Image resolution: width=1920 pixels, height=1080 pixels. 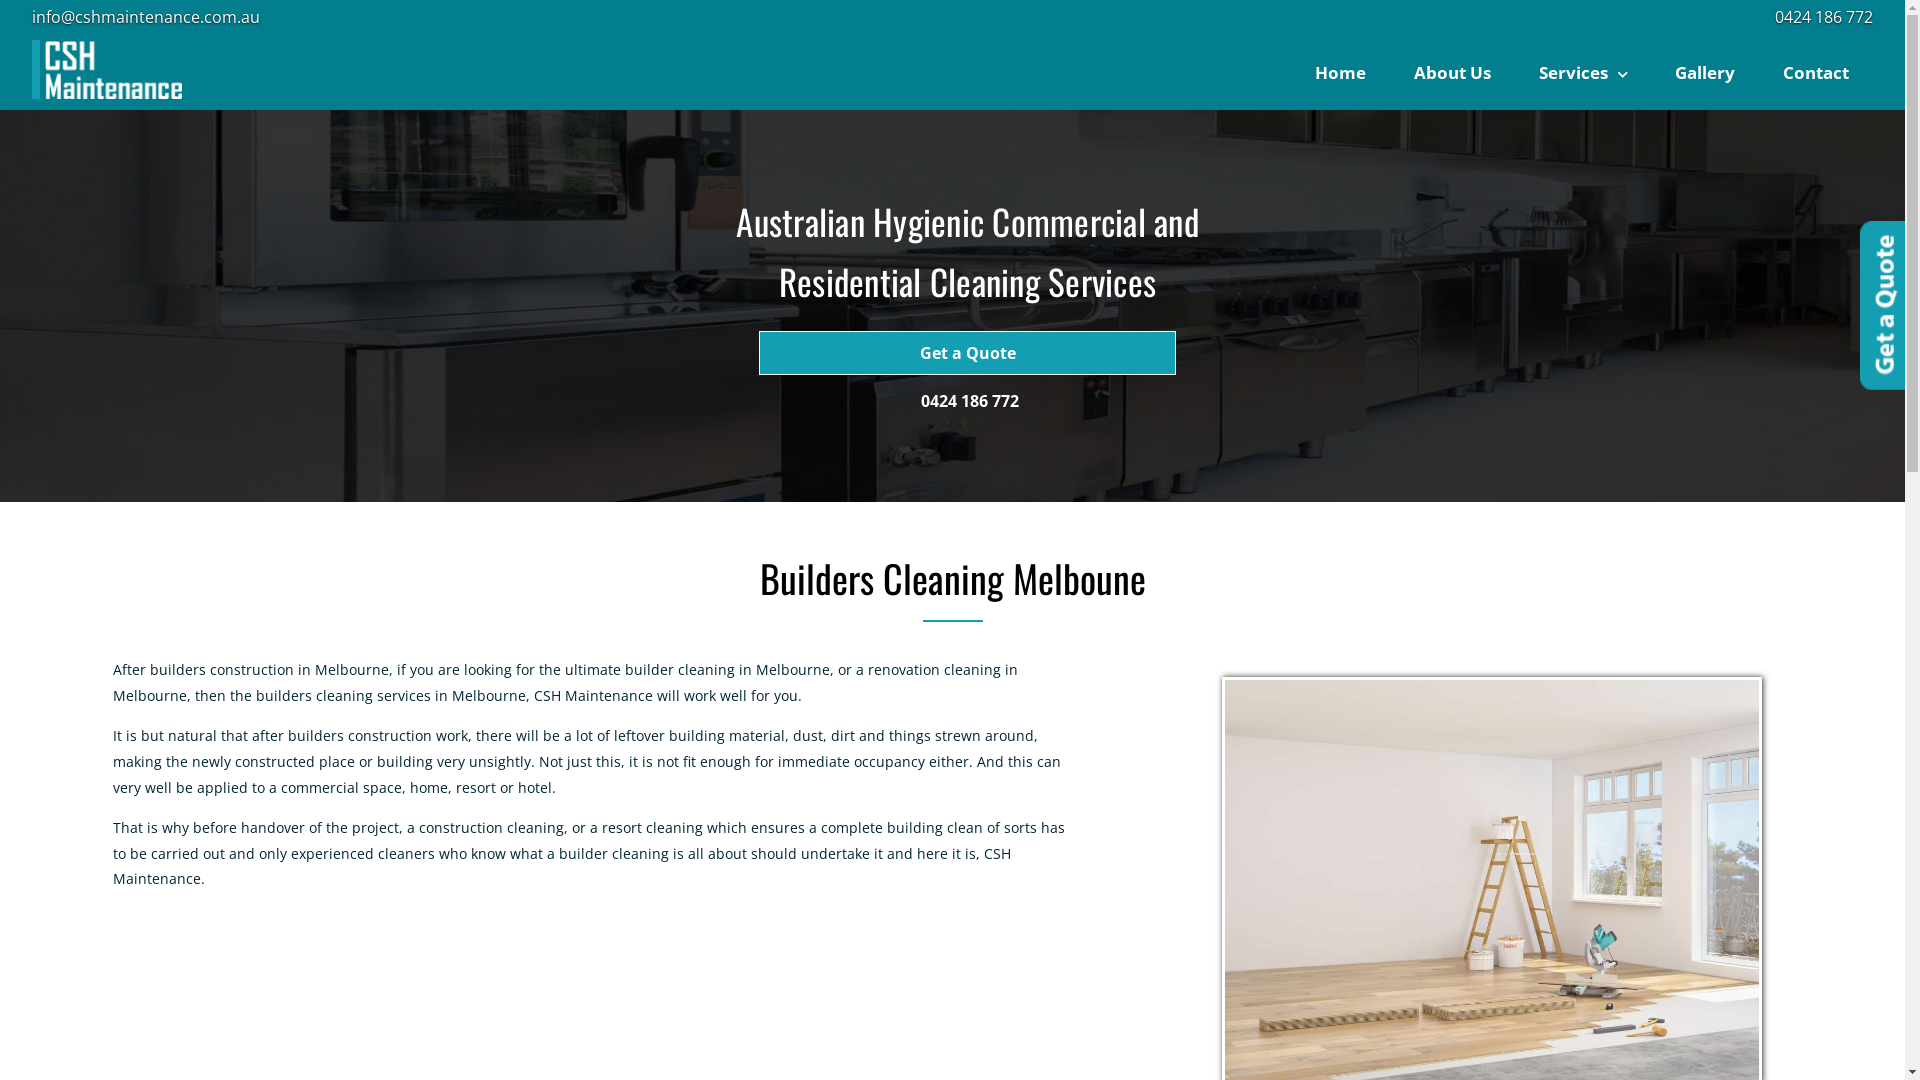 I want to click on 'Services', so click(x=1515, y=71).